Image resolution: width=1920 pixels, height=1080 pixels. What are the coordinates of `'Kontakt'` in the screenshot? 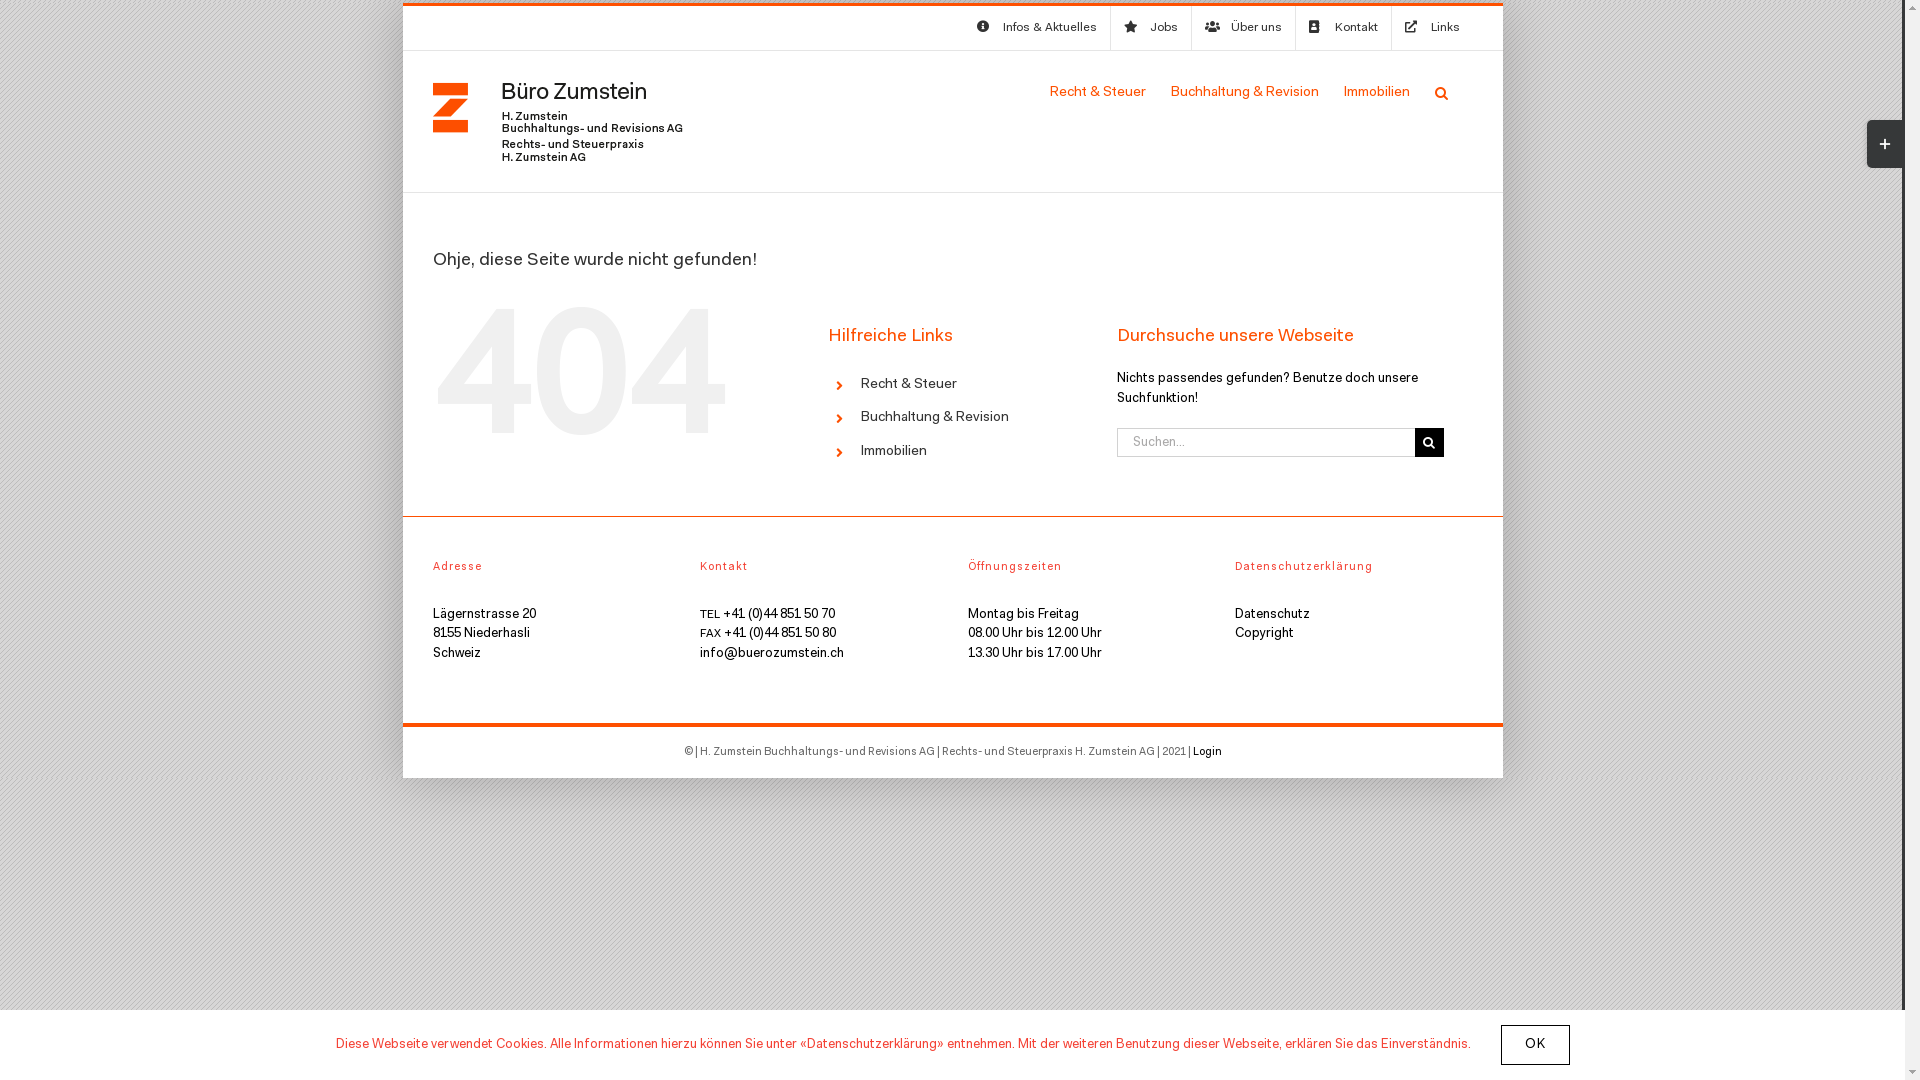 It's located at (1343, 27).